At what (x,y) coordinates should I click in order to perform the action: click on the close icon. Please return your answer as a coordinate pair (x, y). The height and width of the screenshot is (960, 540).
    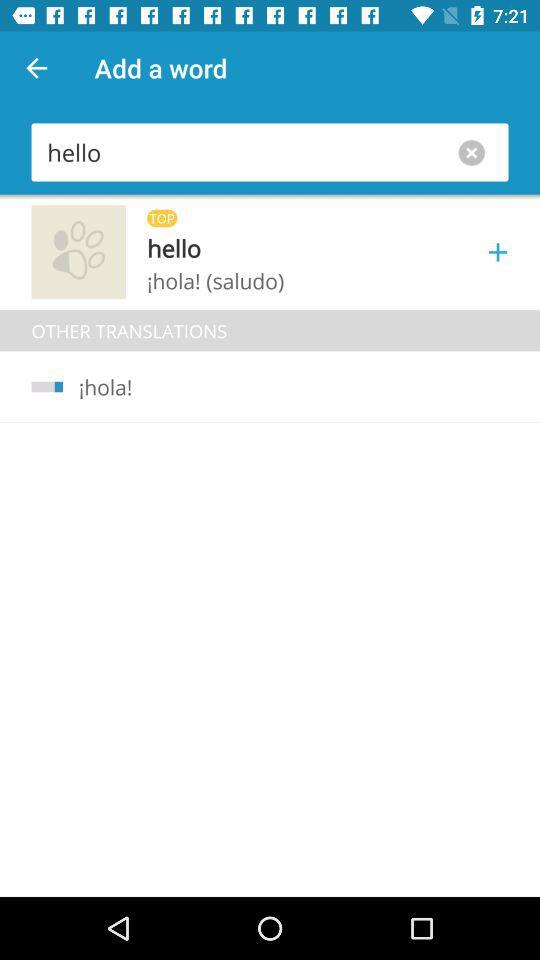
    Looking at the image, I should click on (475, 151).